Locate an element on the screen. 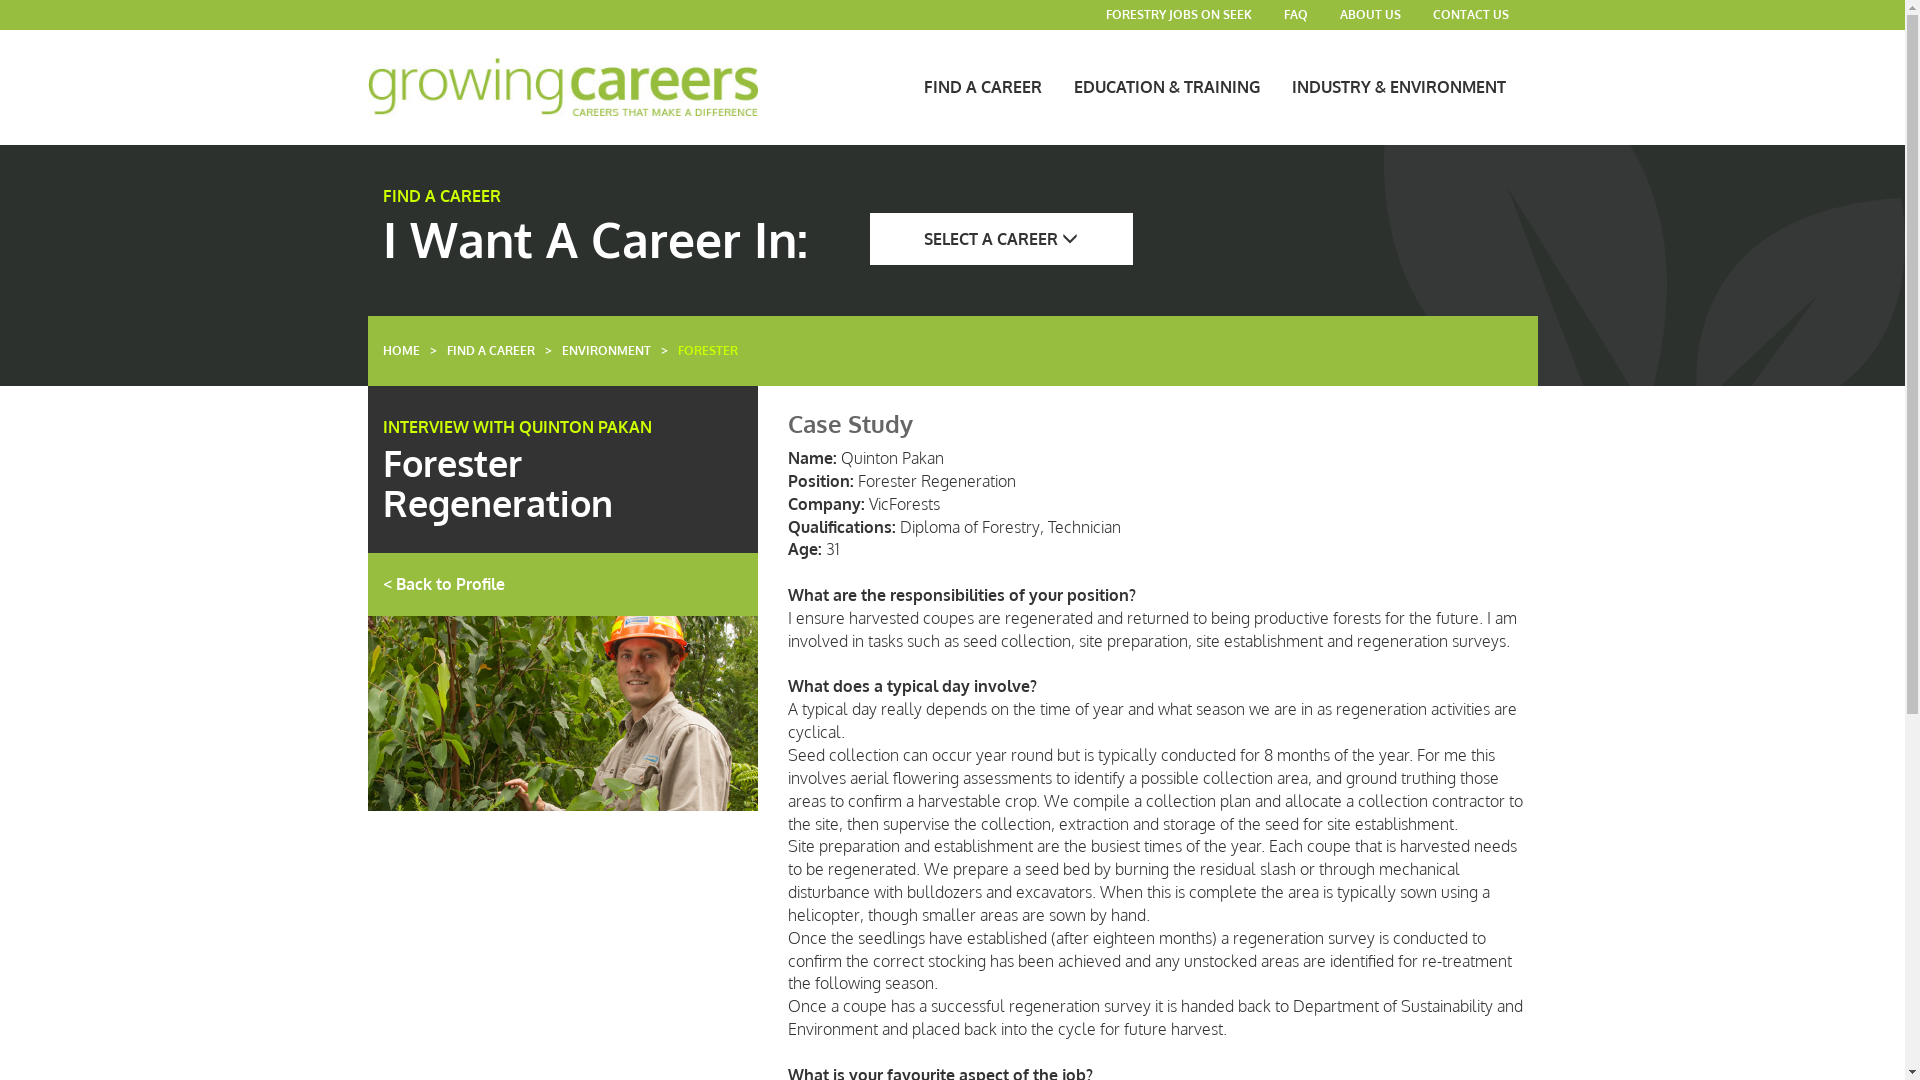 Image resolution: width=1920 pixels, height=1080 pixels. 'CONTACT US' is located at coordinates (1430, 14).